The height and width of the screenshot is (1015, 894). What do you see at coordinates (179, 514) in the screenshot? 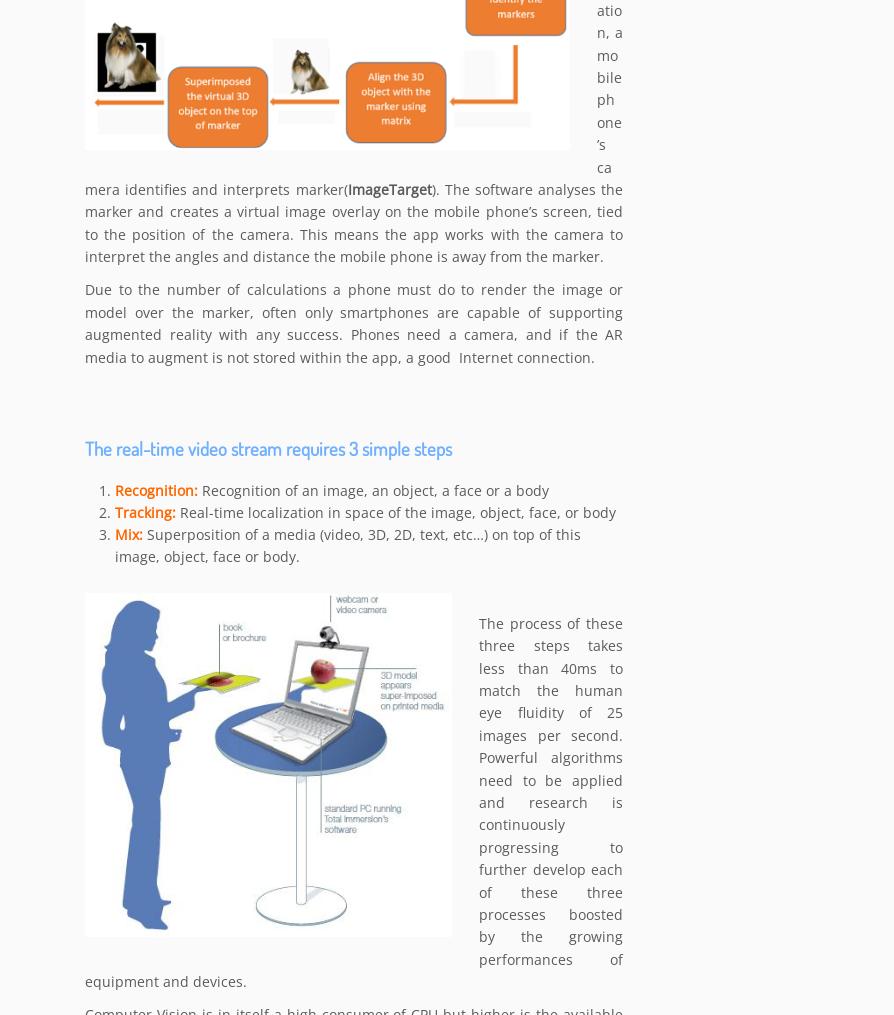
I see `'Real-time localization in space of the image, object, face, or body'` at bounding box center [179, 514].